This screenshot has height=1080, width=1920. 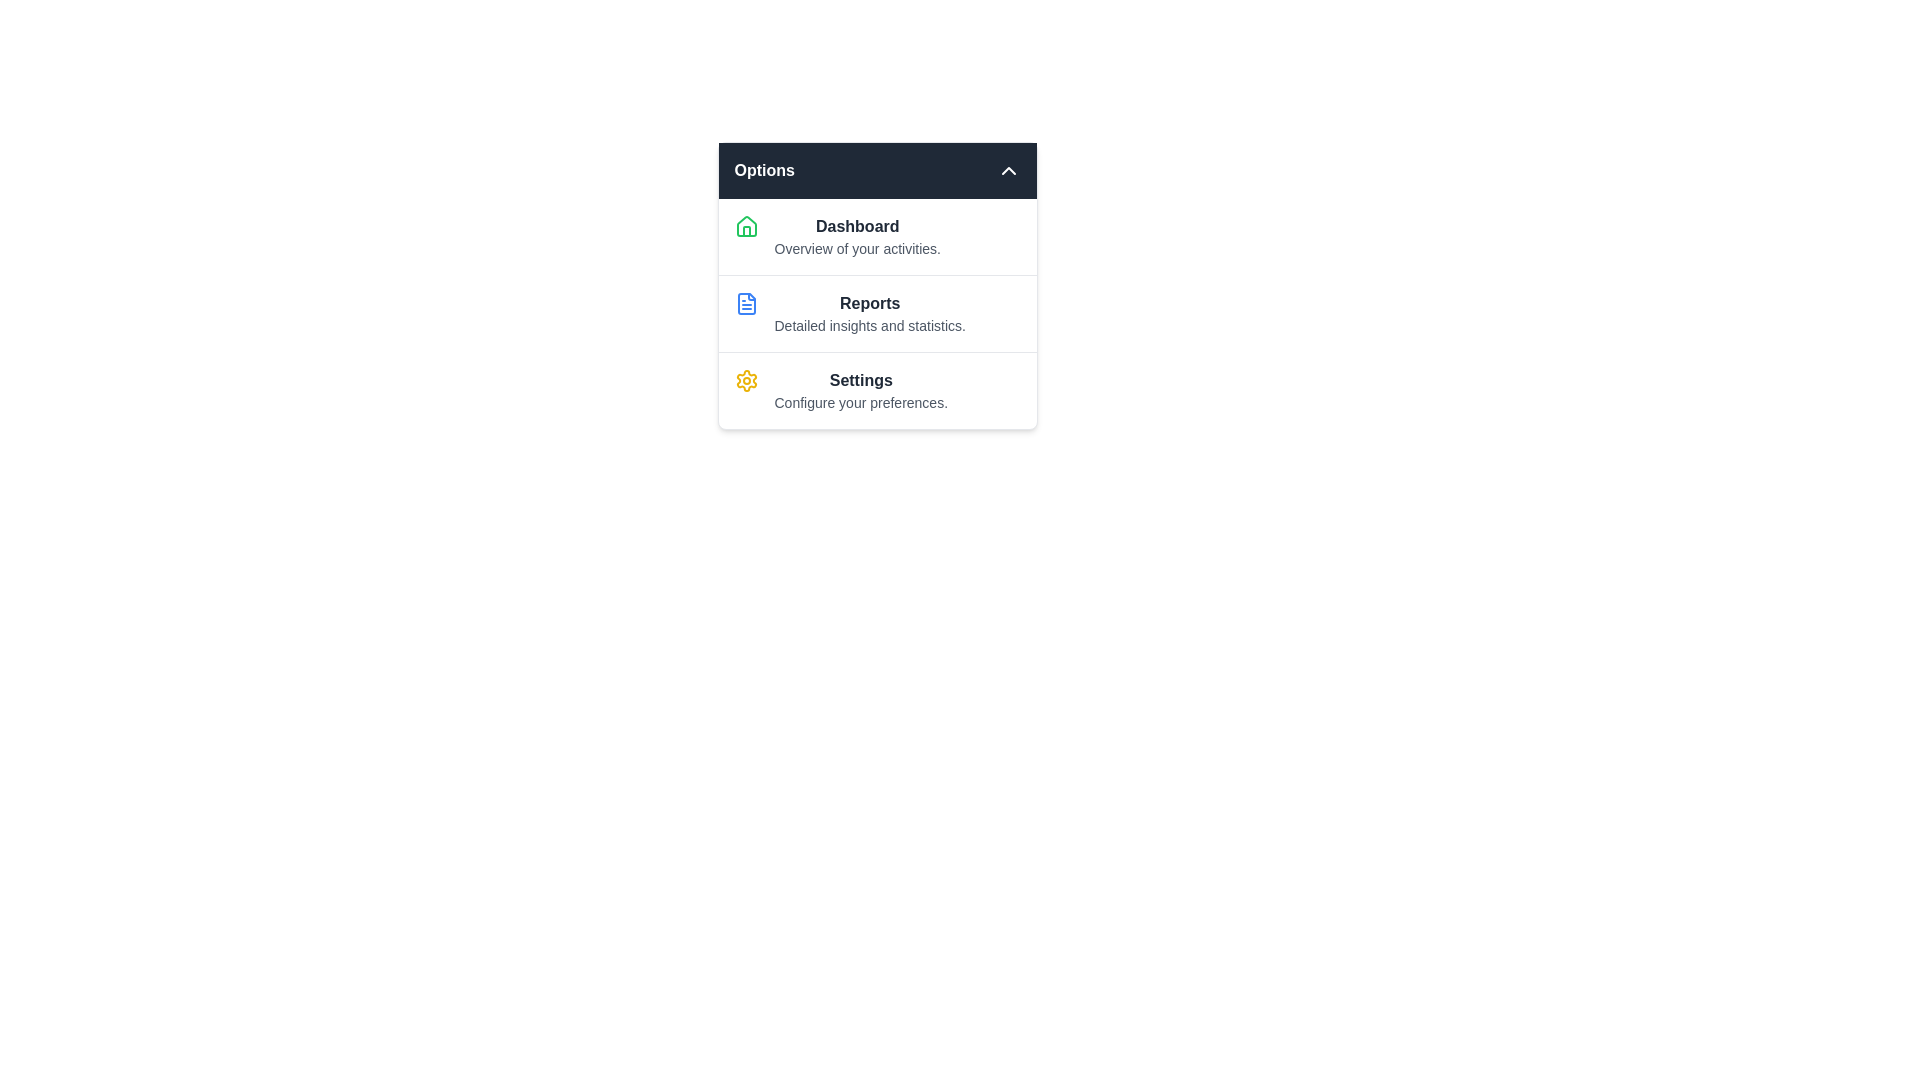 I want to click on text label 'Configure your preferences.' located under the 'Settings' title in the user interface card, so click(x=861, y=402).